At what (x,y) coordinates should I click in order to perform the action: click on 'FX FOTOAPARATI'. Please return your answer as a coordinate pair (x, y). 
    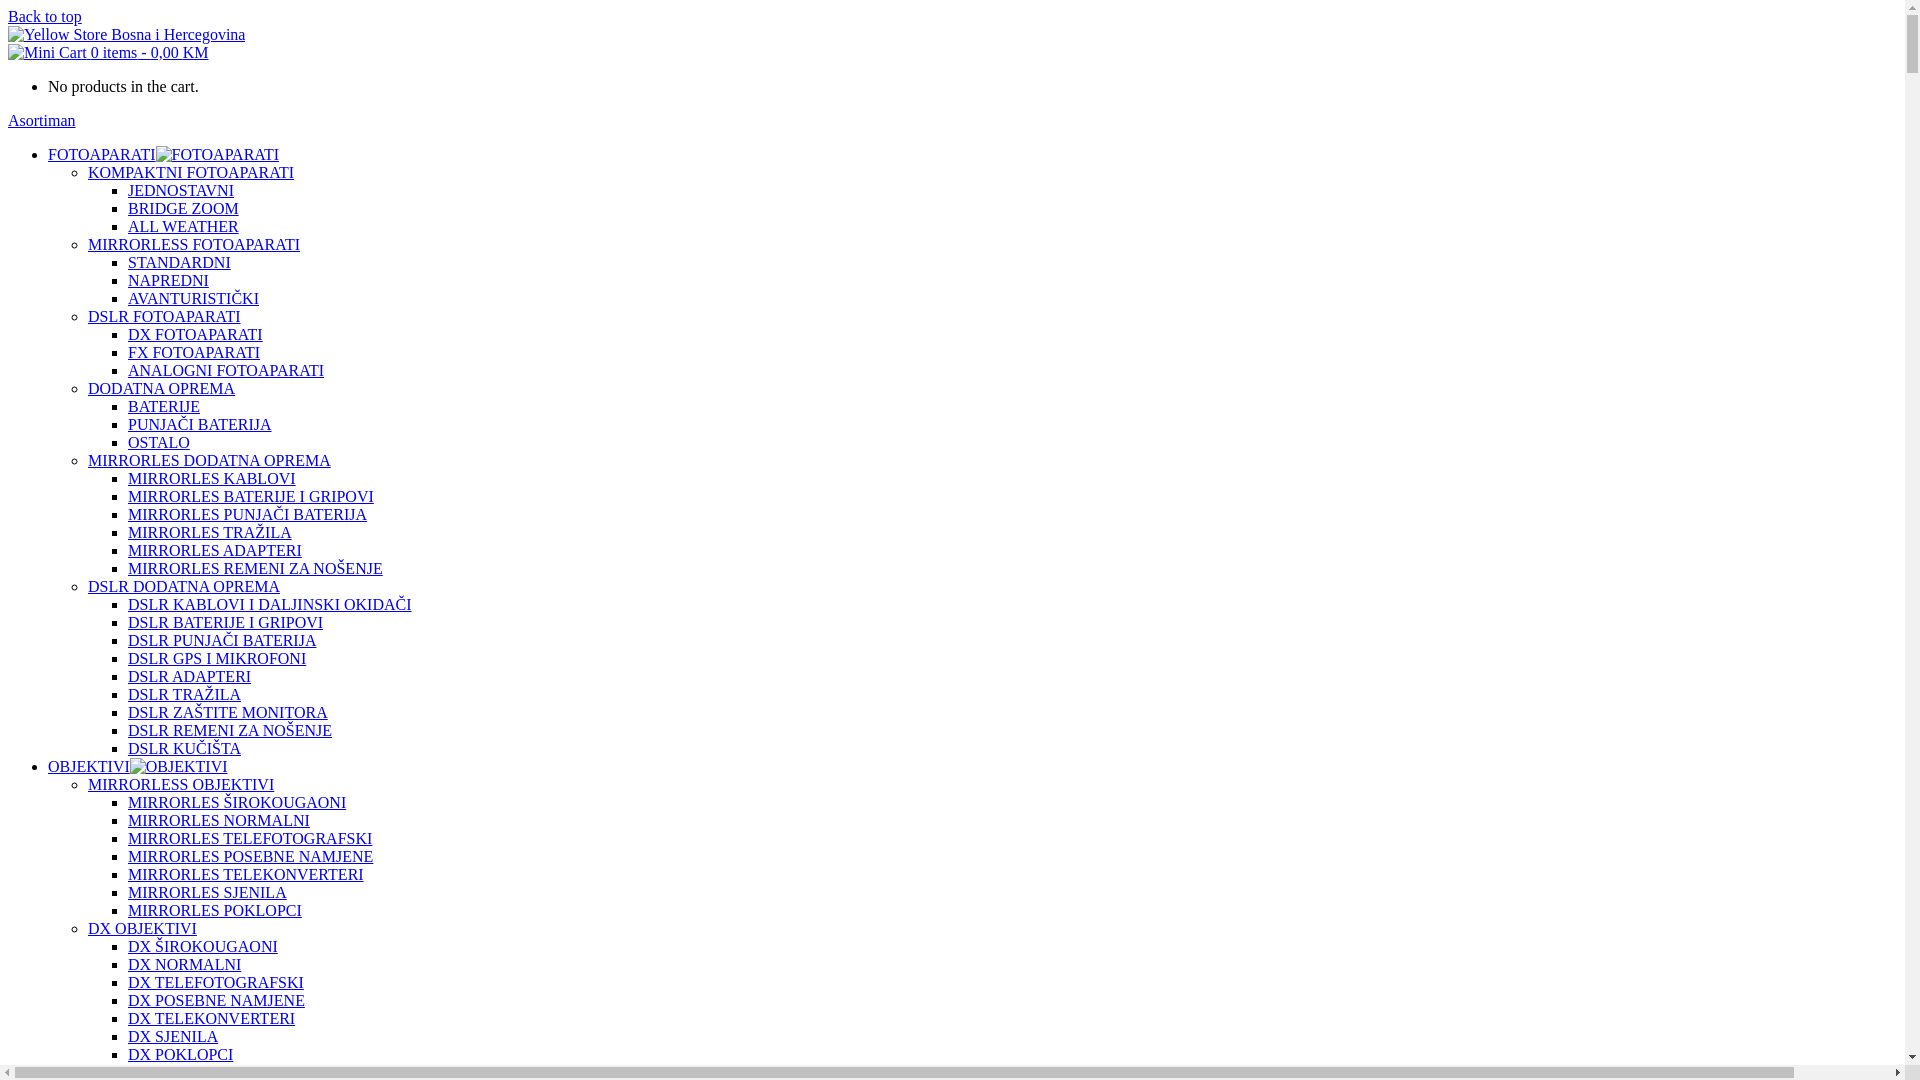
    Looking at the image, I should click on (193, 351).